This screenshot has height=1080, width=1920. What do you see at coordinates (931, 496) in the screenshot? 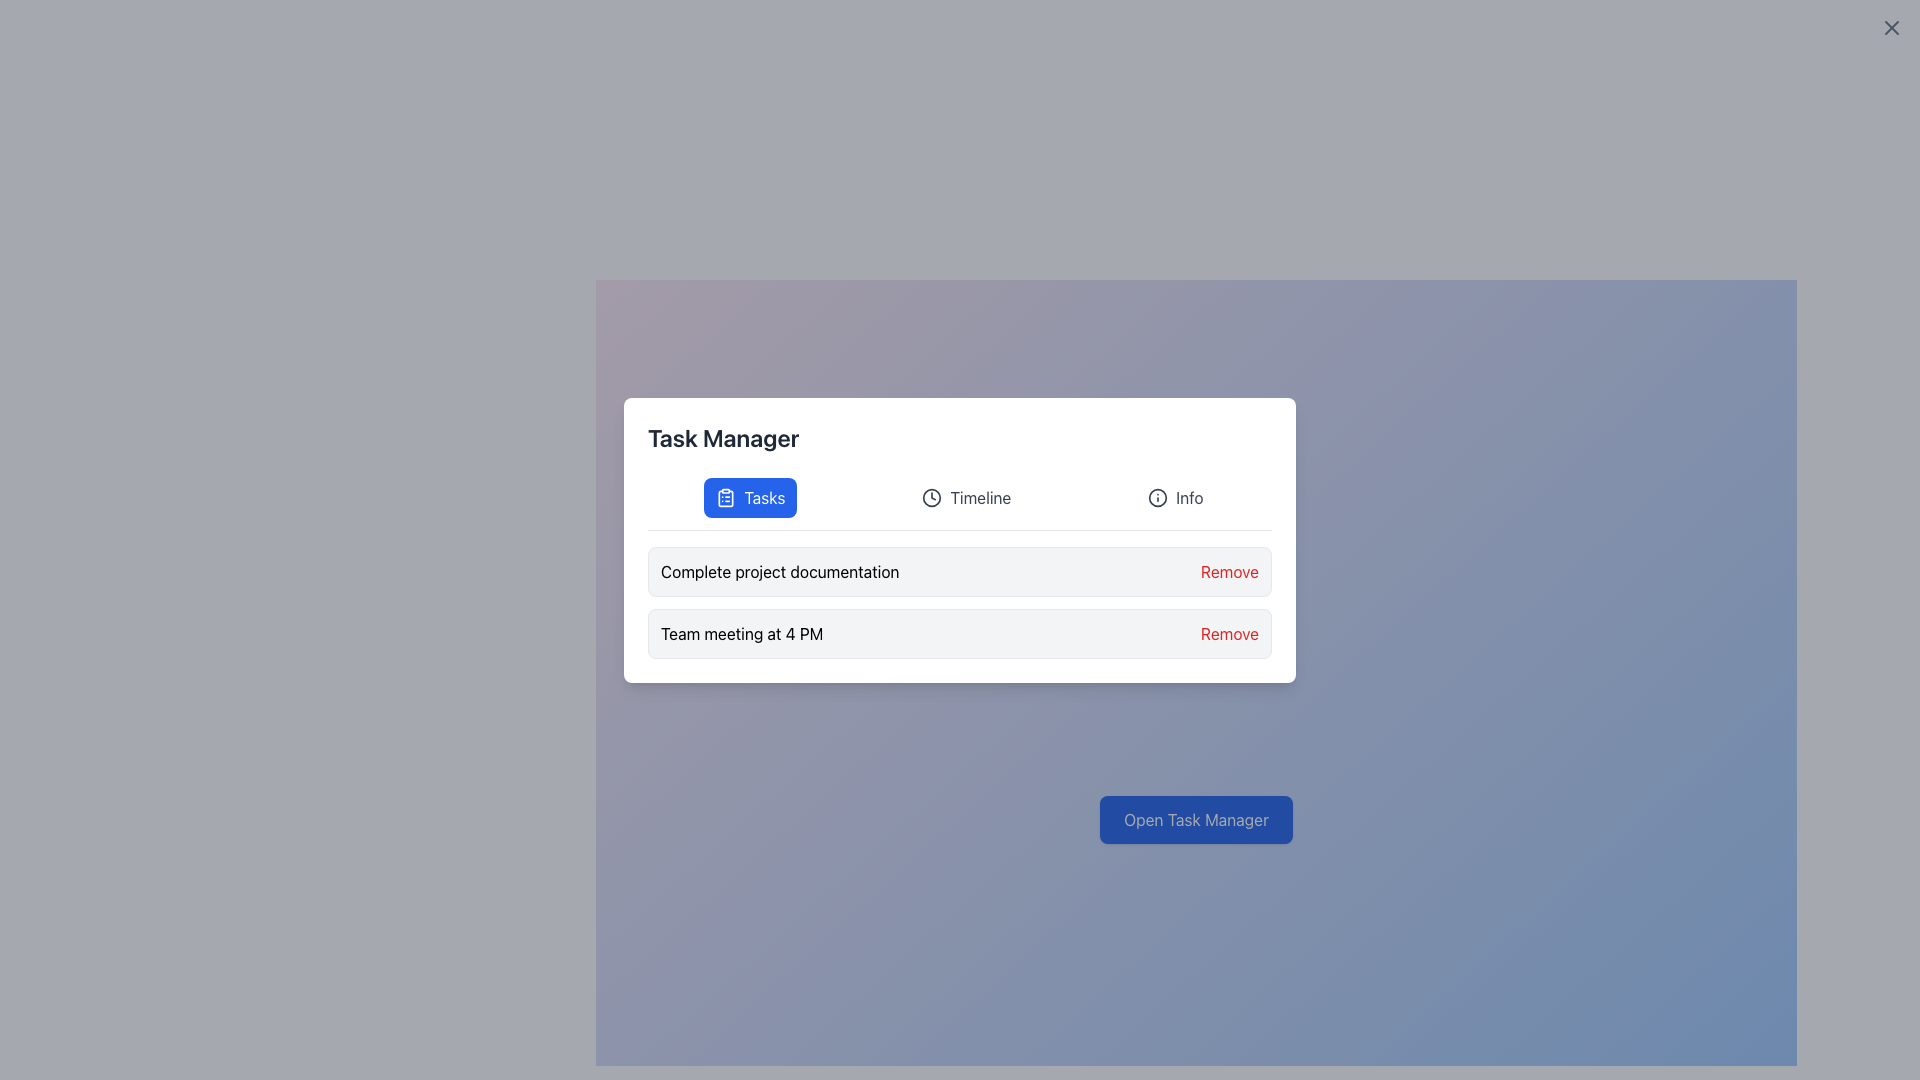
I see `the central circular component of the clock icon, which has a black outline and transparent fill, located above the 'Timeline' button on the task manager interface` at bounding box center [931, 496].